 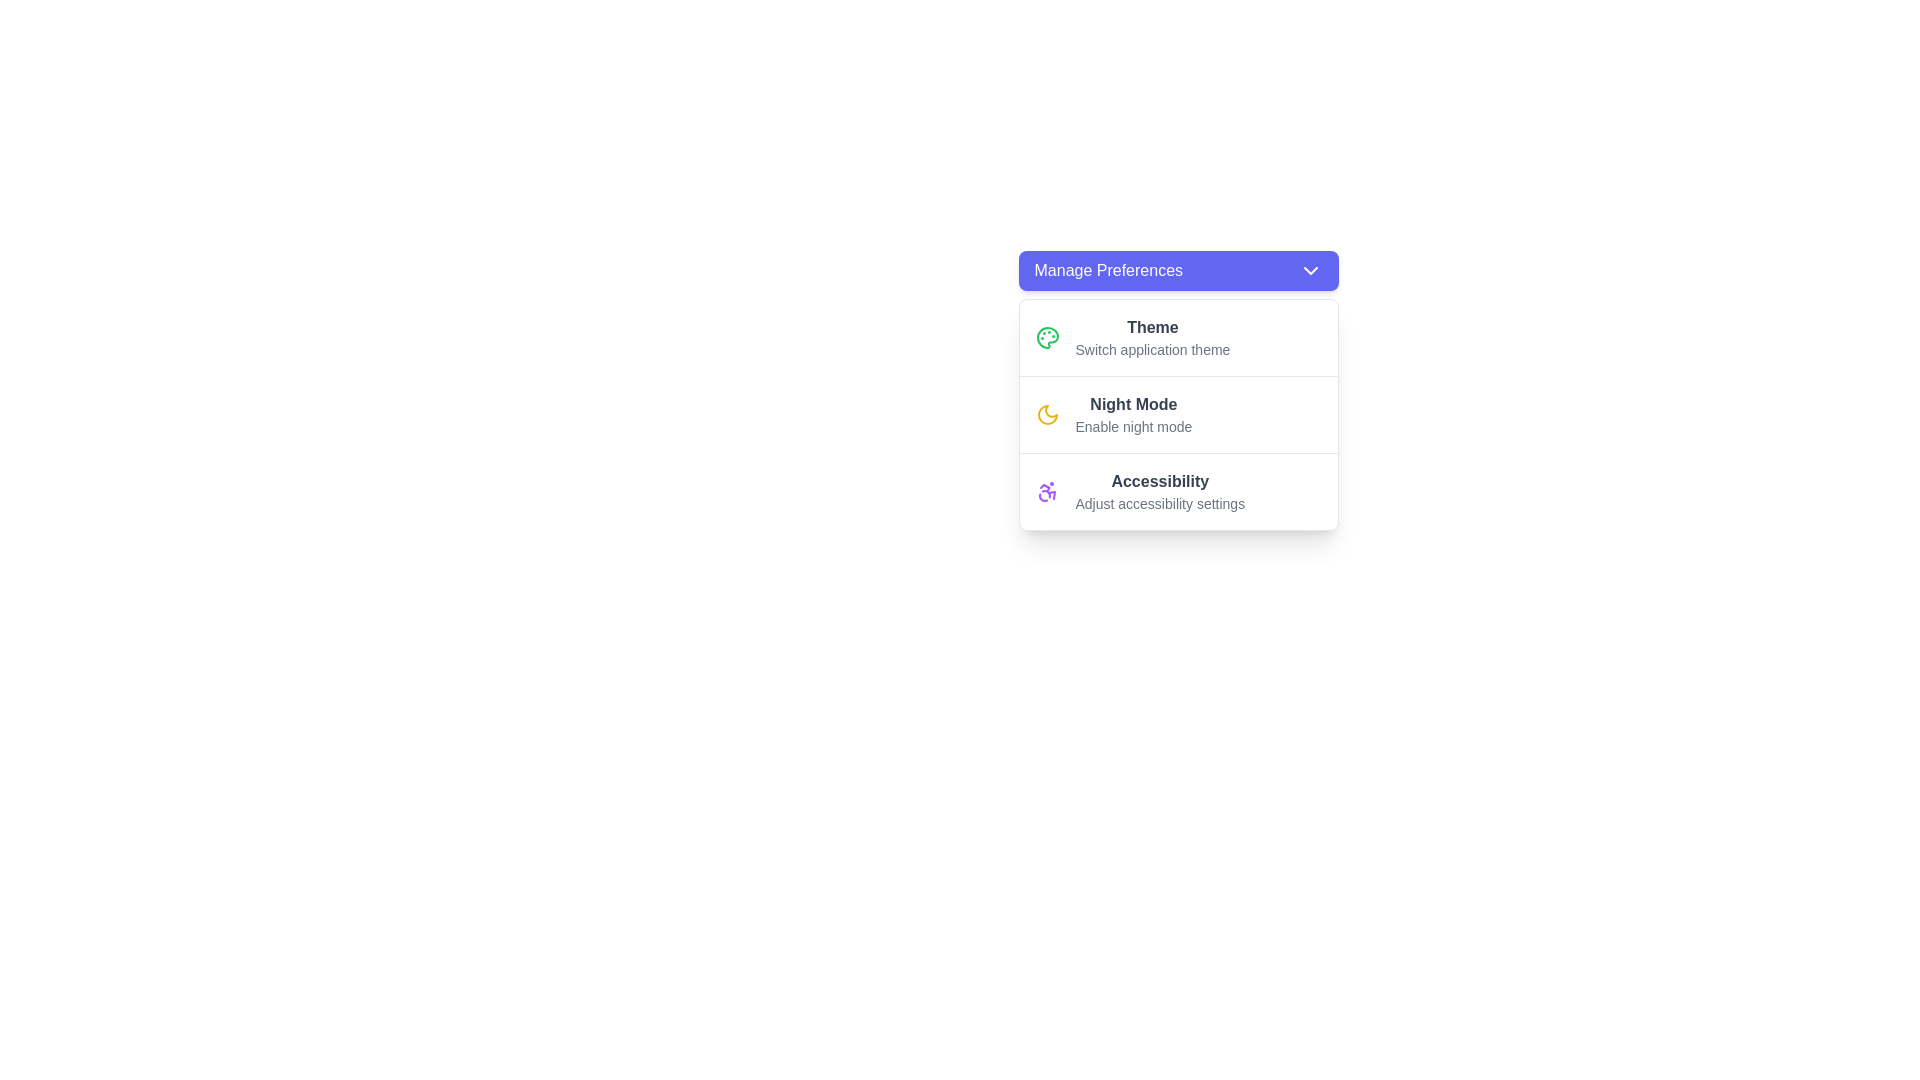 I want to click on the bold text label 'Theme' in dark gray located in the 'Preferences' dropdown below 'Manage Preferences.', so click(x=1152, y=326).